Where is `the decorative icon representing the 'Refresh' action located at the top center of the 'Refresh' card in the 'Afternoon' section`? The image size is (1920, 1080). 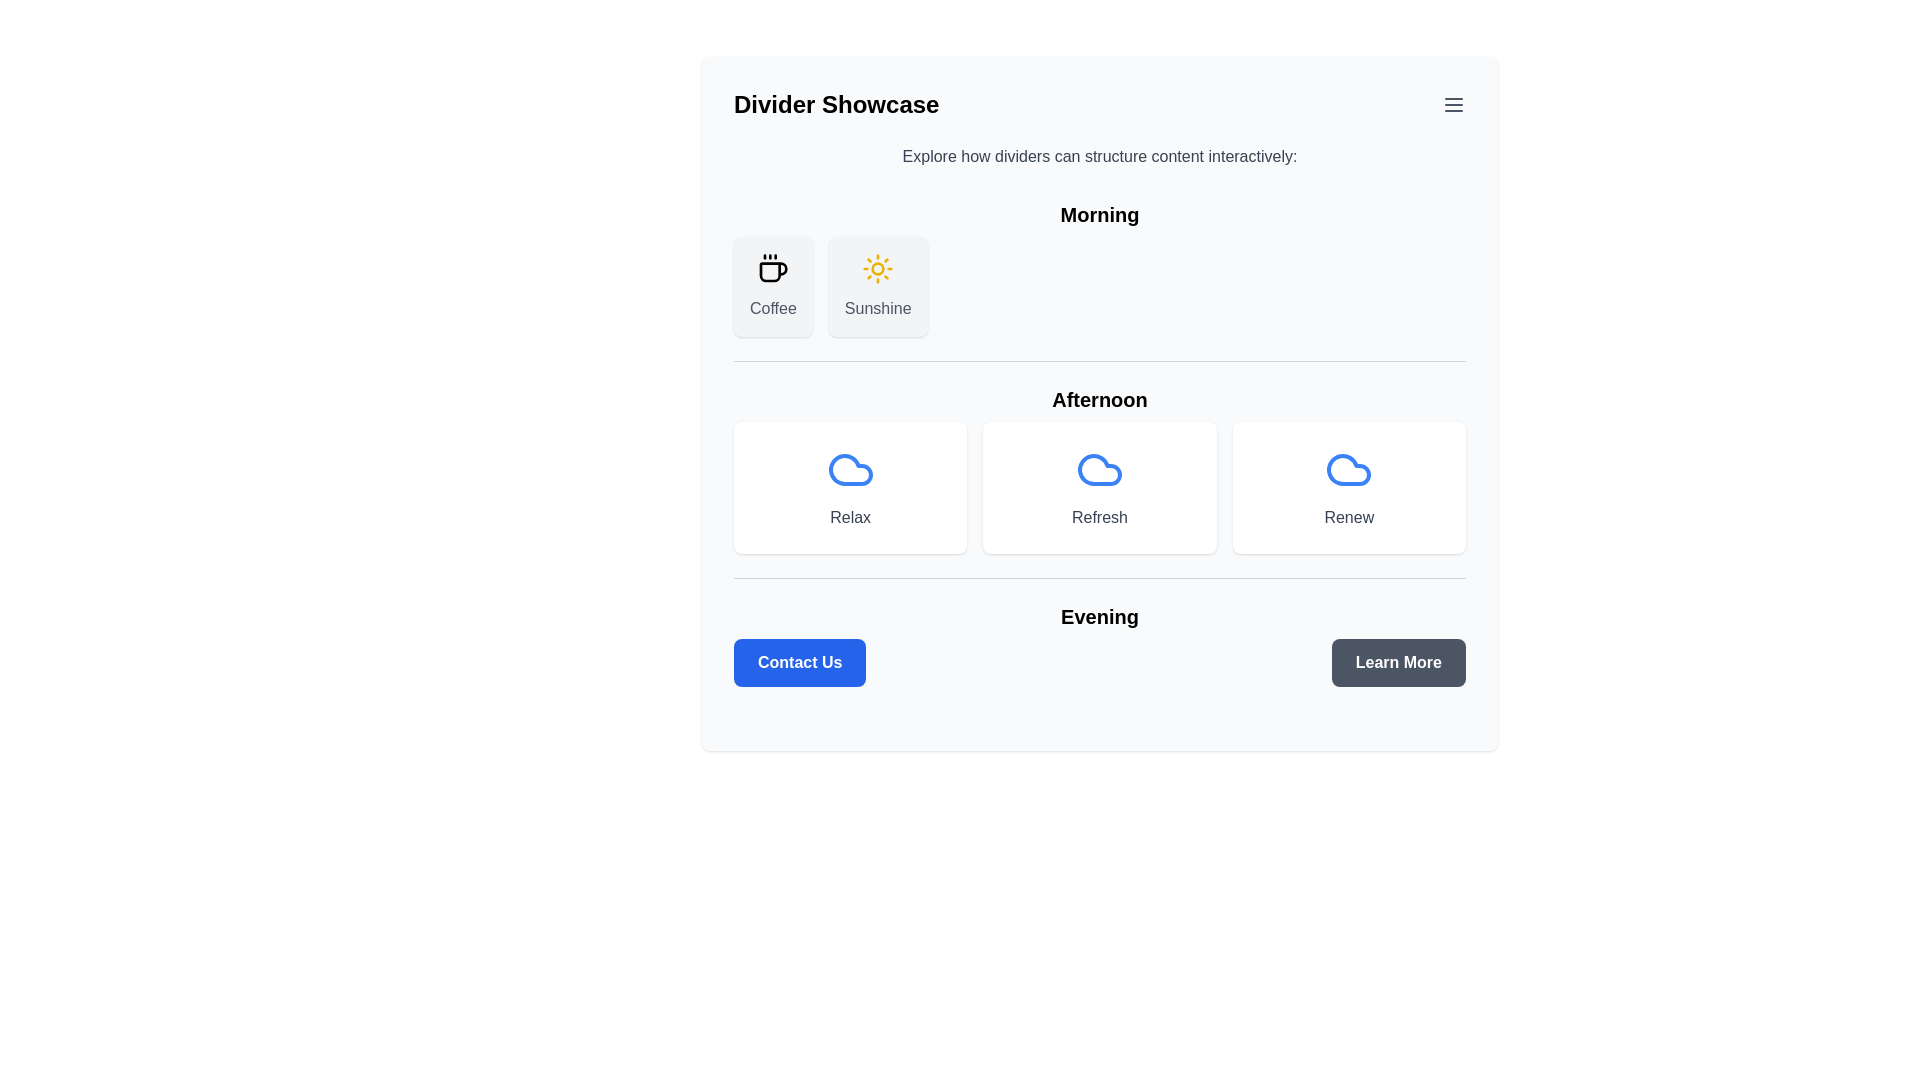 the decorative icon representing the 'Refresh' action located at the top center of the 'Refresh' card in the 'Afternoon' section is located at coordinates (1098, 470).